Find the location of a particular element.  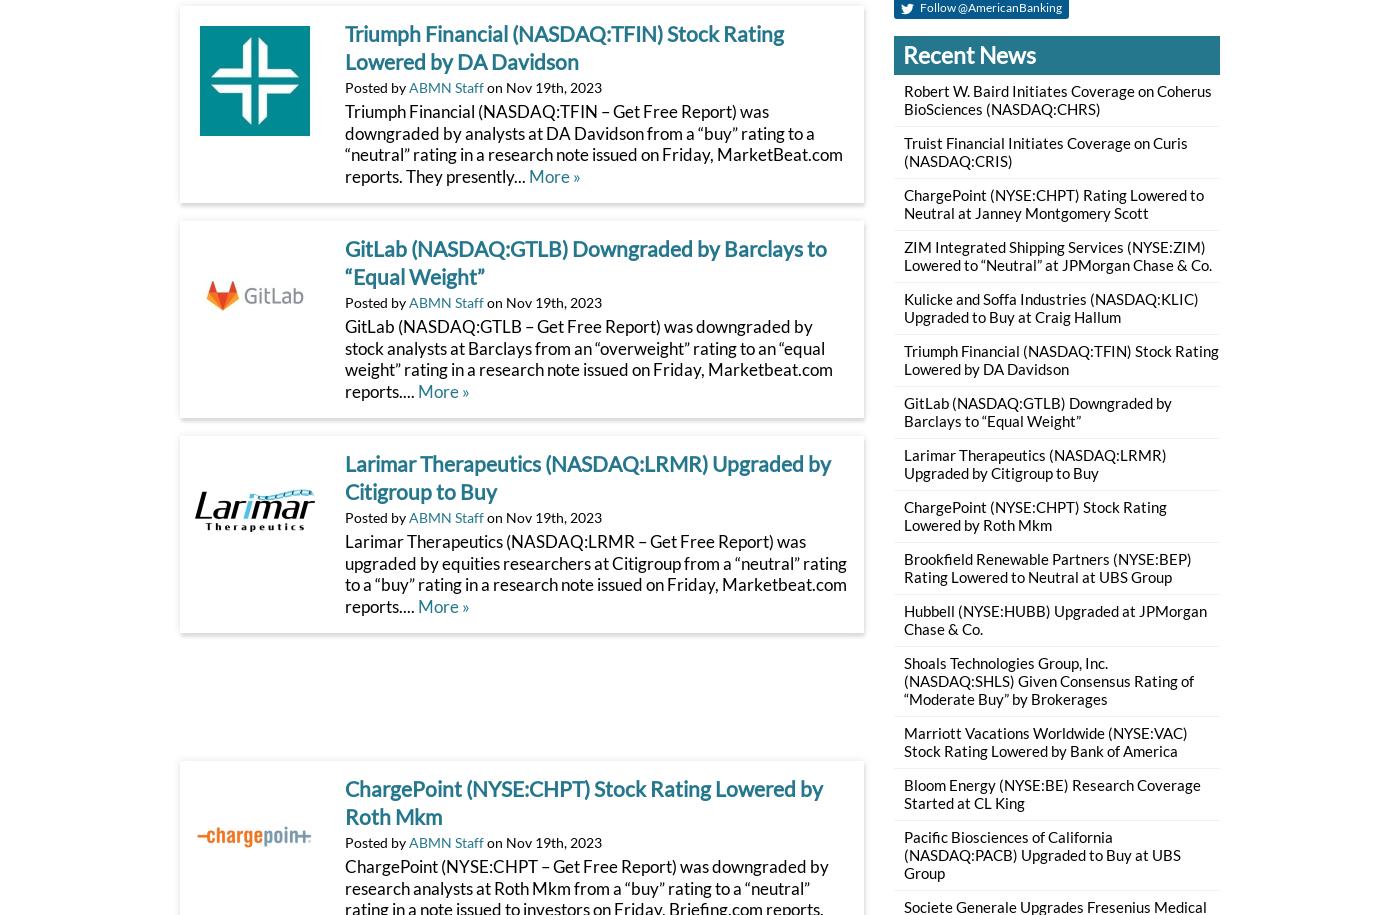

'Truist Financial Initiates Coverage on Curis (NASDAQ:CRIS)' is located at coordinates (1044, 151).